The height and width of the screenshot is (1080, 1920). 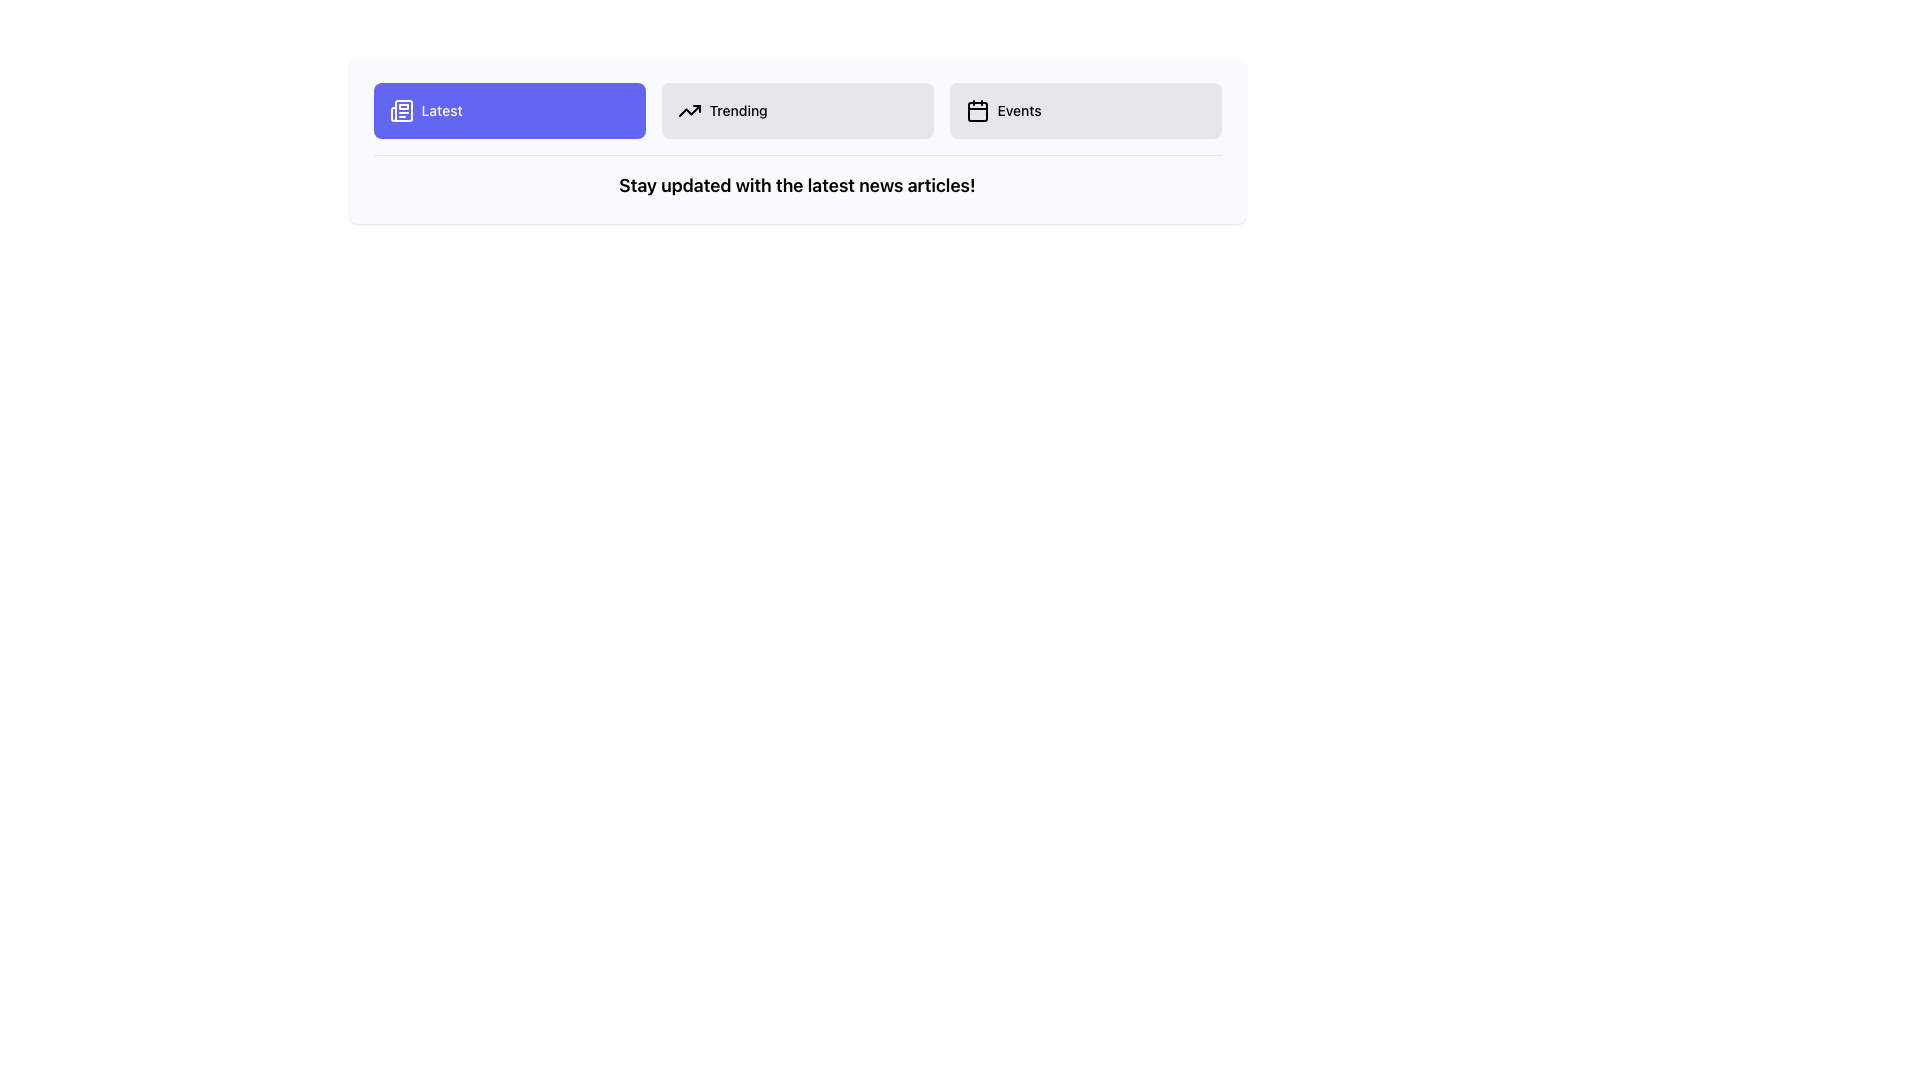 What do you see at coordinates (689, 111) in the screenshot?
I see `the upward trend icon with a black outline, located to the left of the 'Trending' text inside a rounded rectangular button` at bounding box center [689, 111].